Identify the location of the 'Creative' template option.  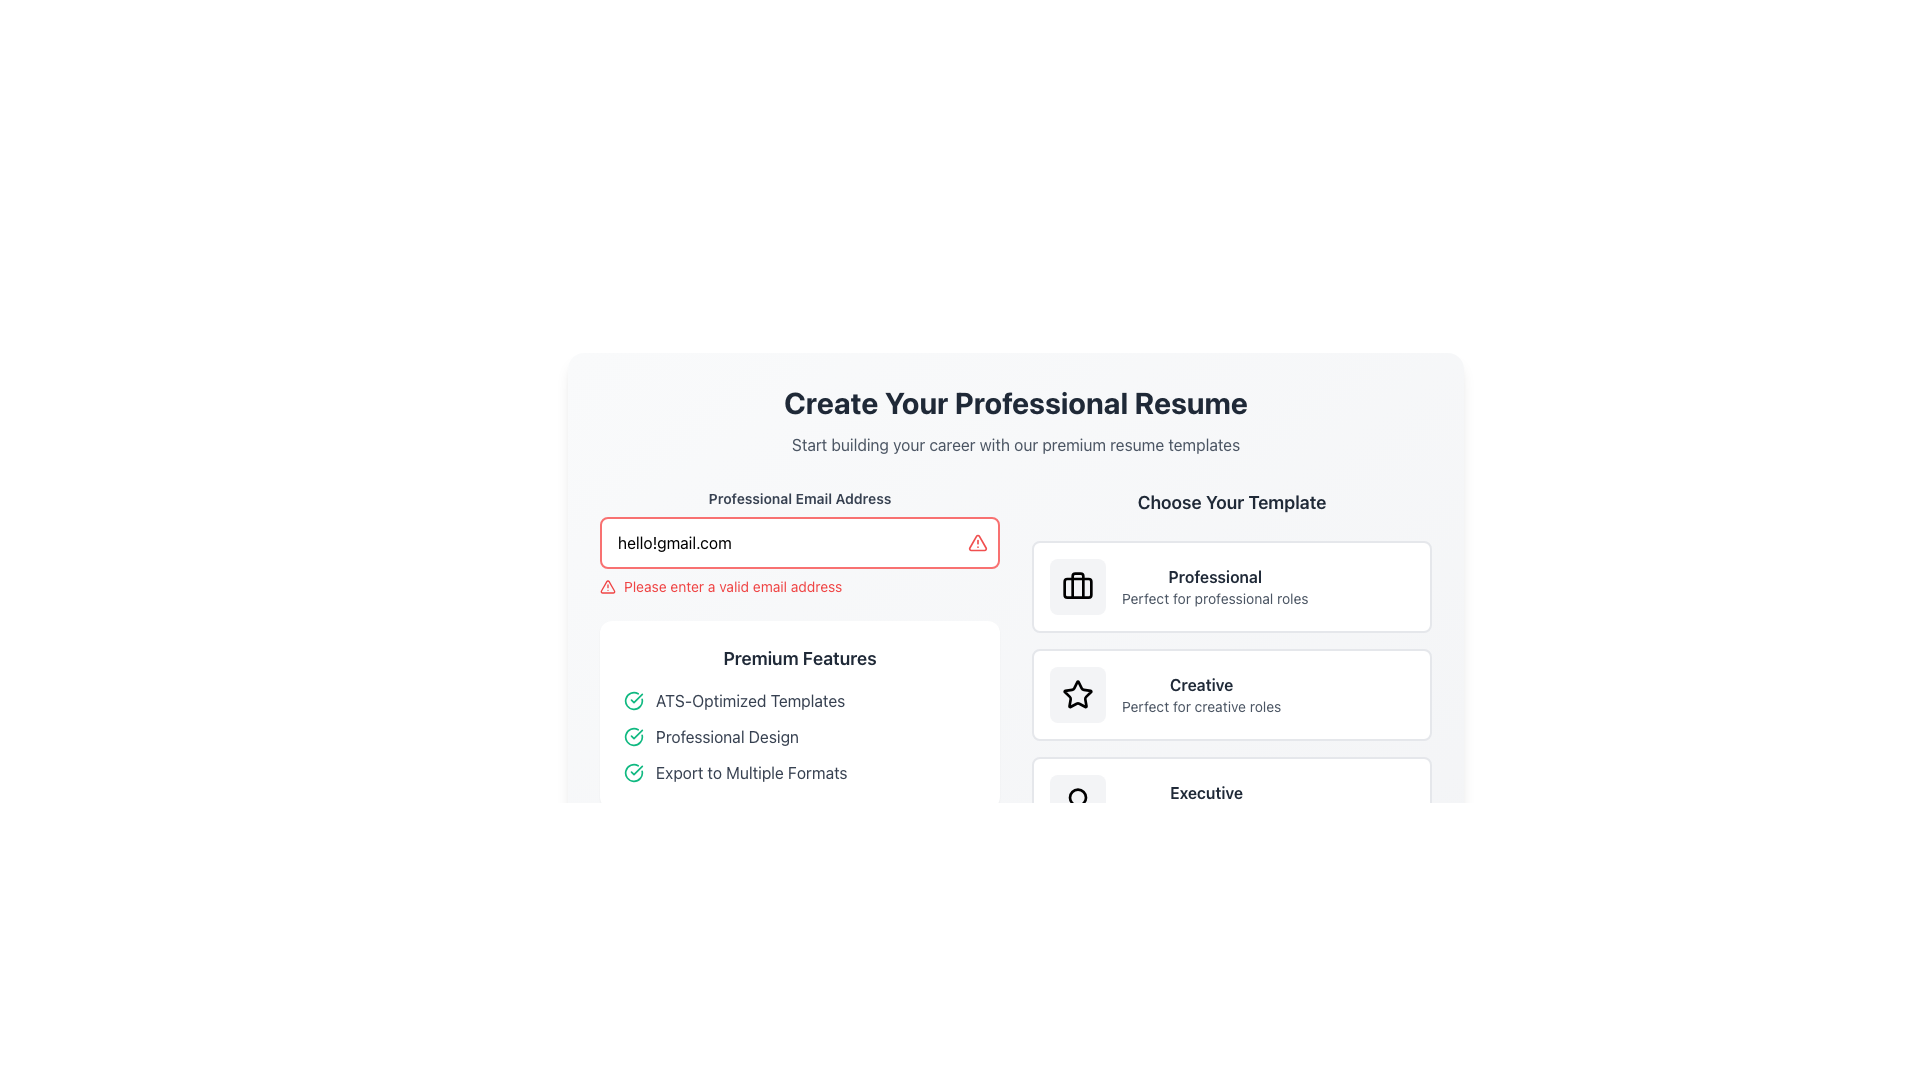
(1231, 693).